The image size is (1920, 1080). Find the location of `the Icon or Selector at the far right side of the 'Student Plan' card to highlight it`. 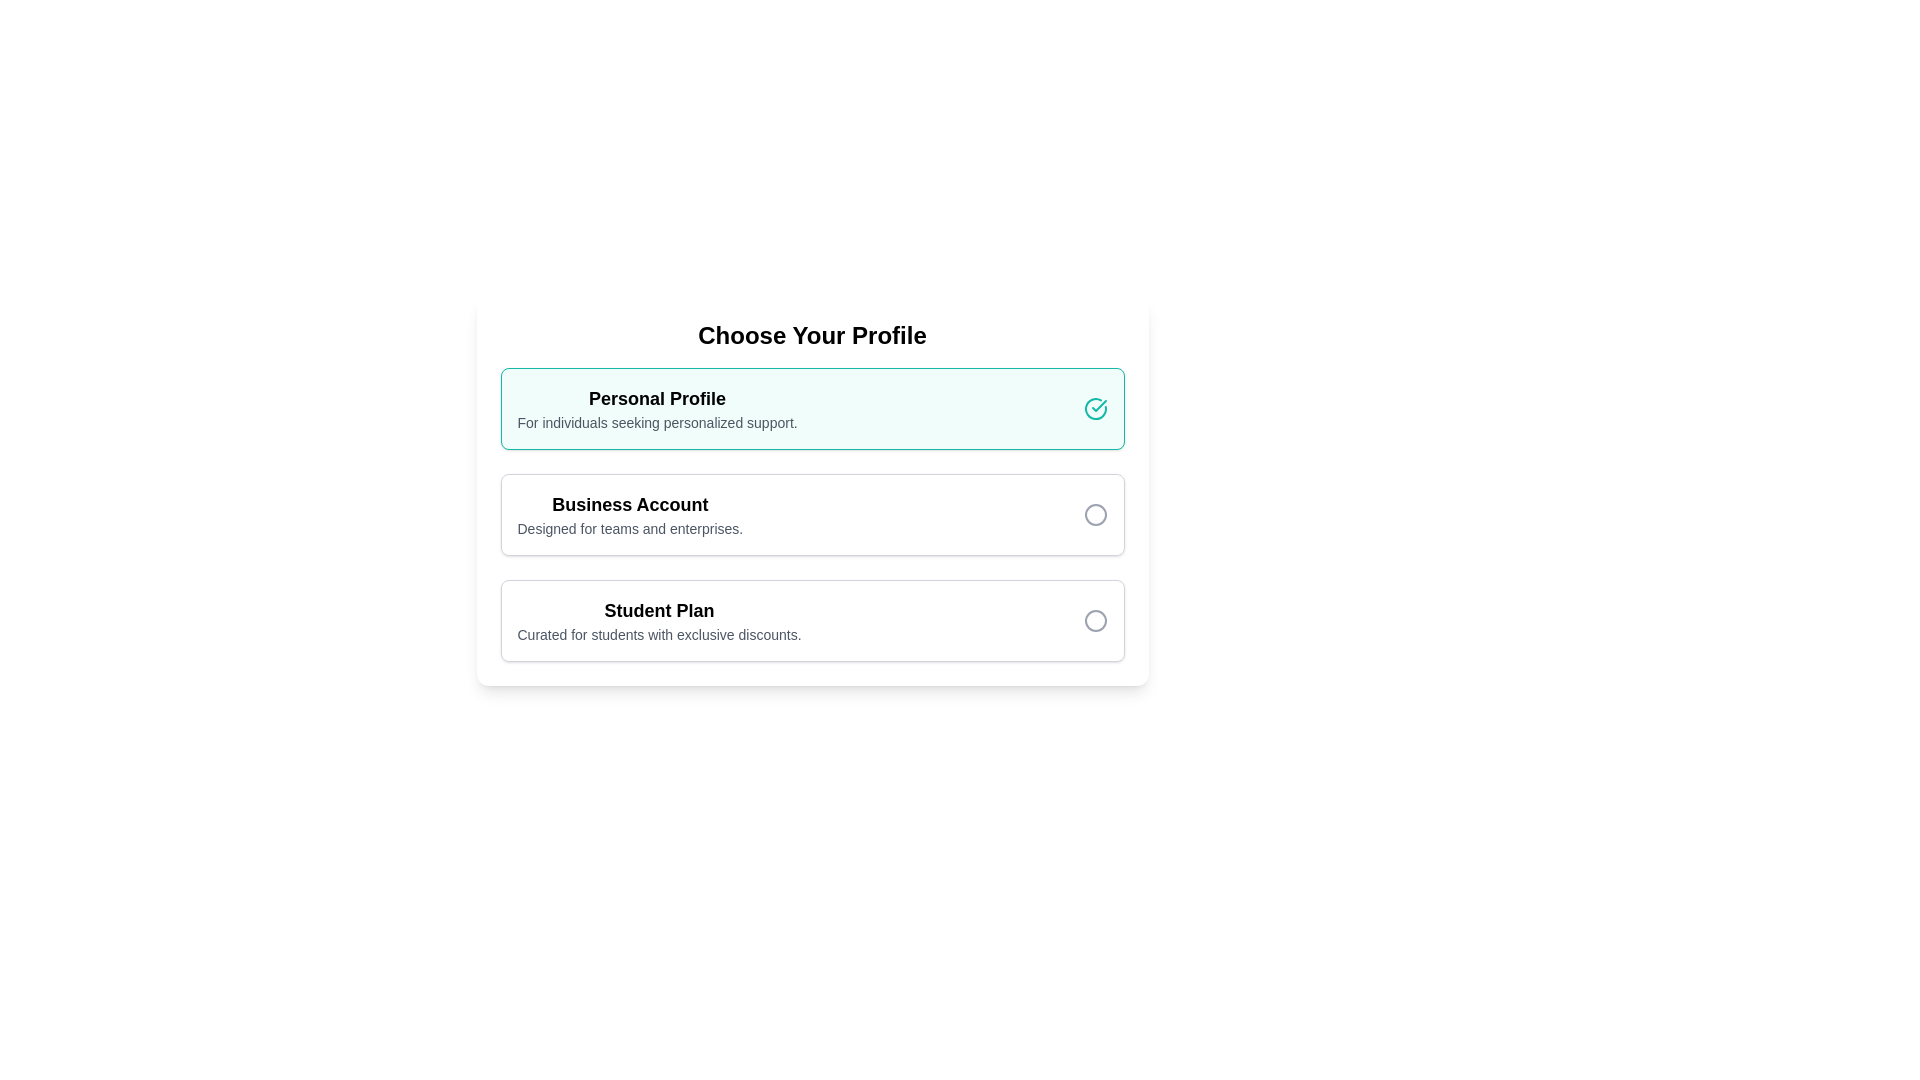

the Icon or Selector at the far right side of the 'Student Plan' card to highlight it is located at coordinates (1094, 620).